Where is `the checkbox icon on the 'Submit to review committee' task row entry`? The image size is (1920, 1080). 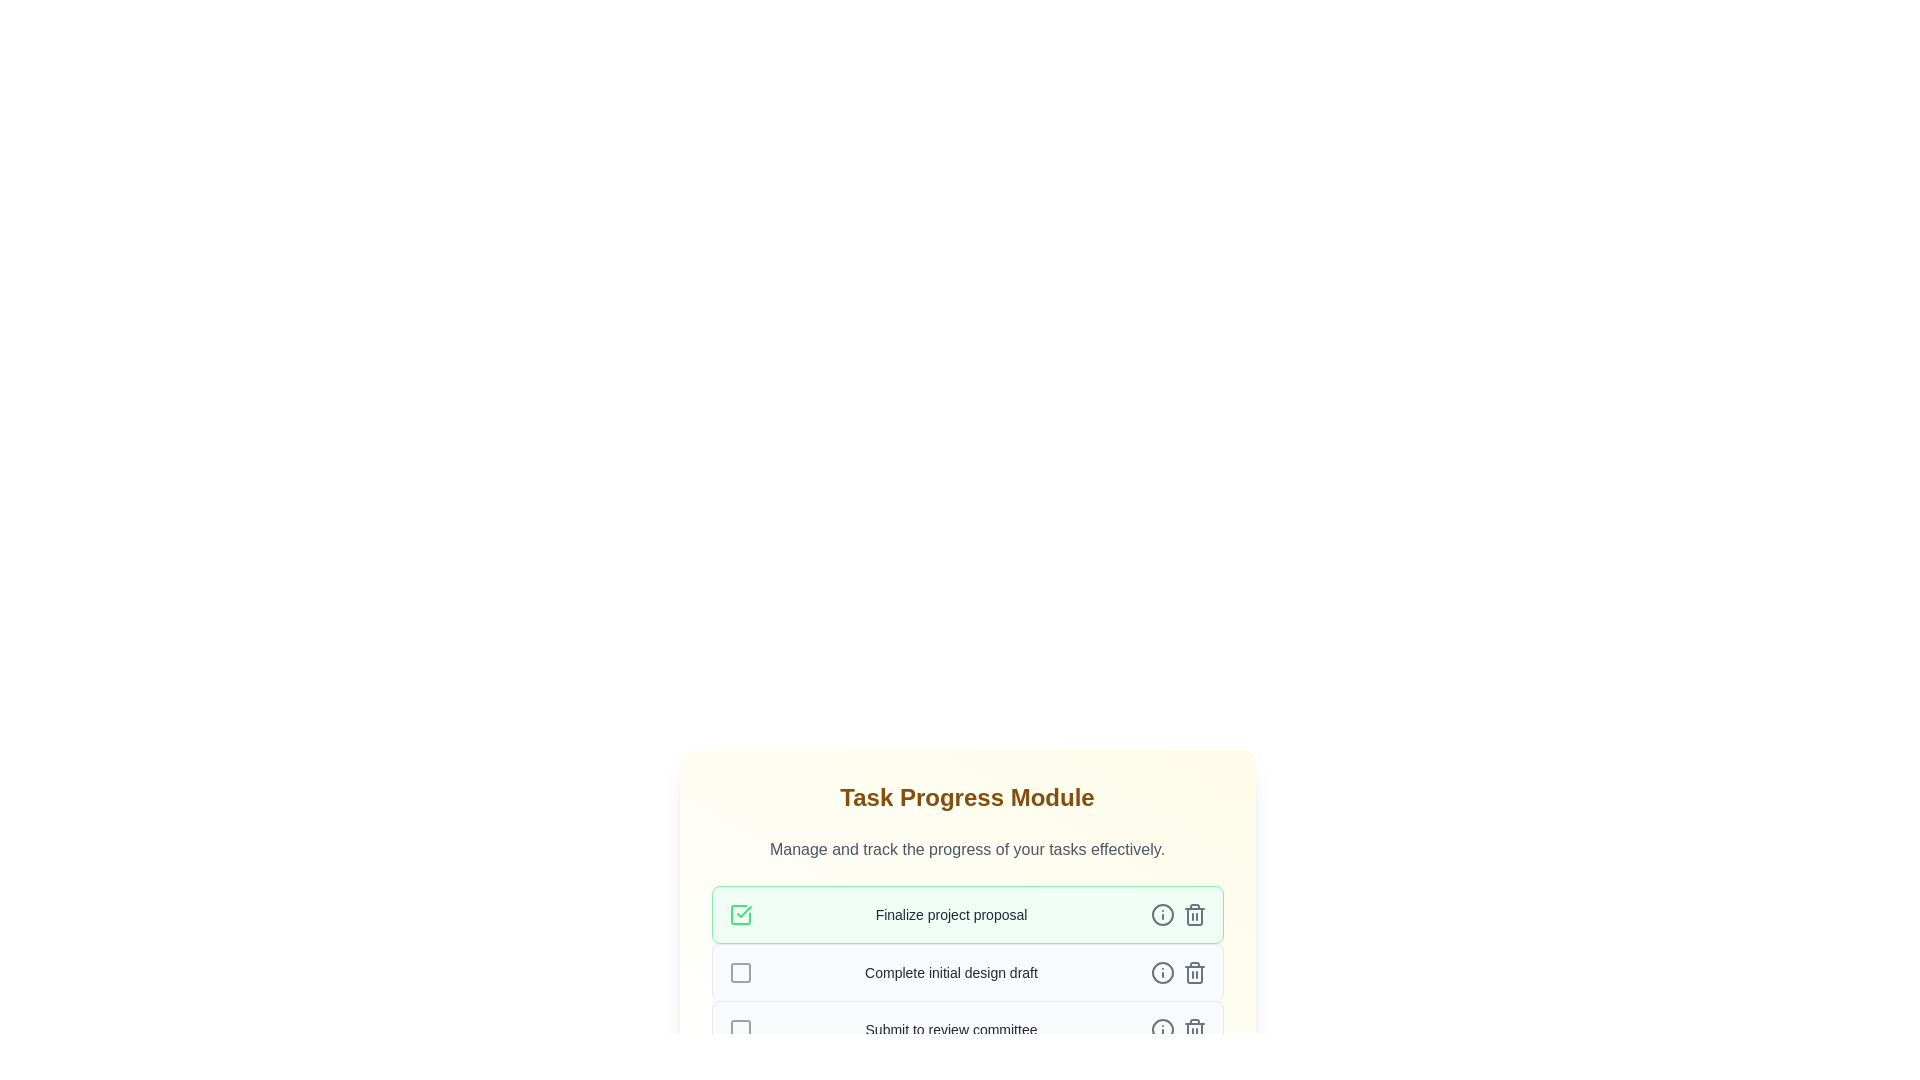
the checkbox icon on the 'Submit to review committee' task row entry is located at coordinates (967, 1029).